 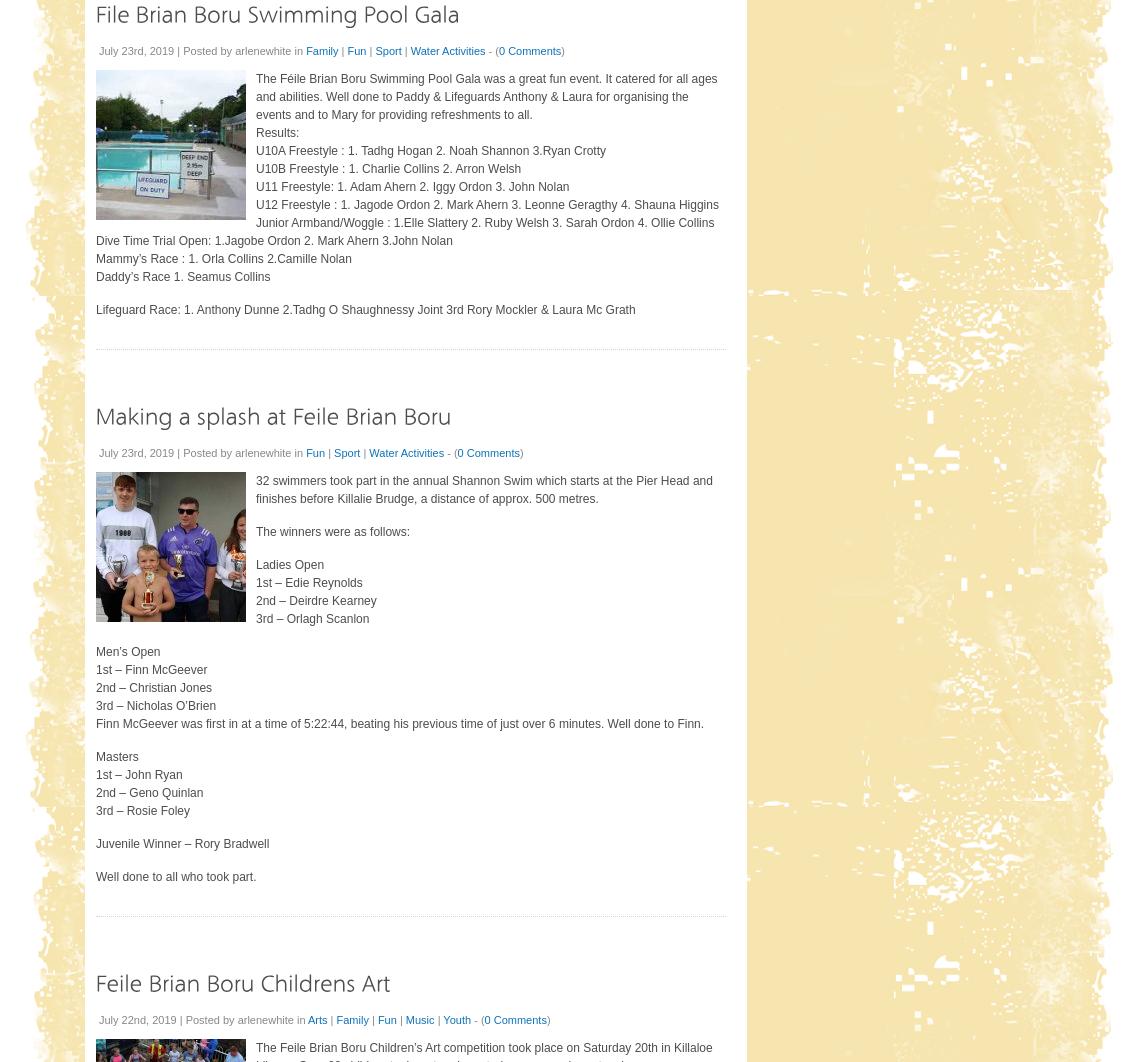 I want to click on '32 swimmers took part in the annual Shannon Swim which starts at the Pier Head and finishes before Killalie Brudge, a distance of approx. 500 metres.', so click(x=255, y=488).